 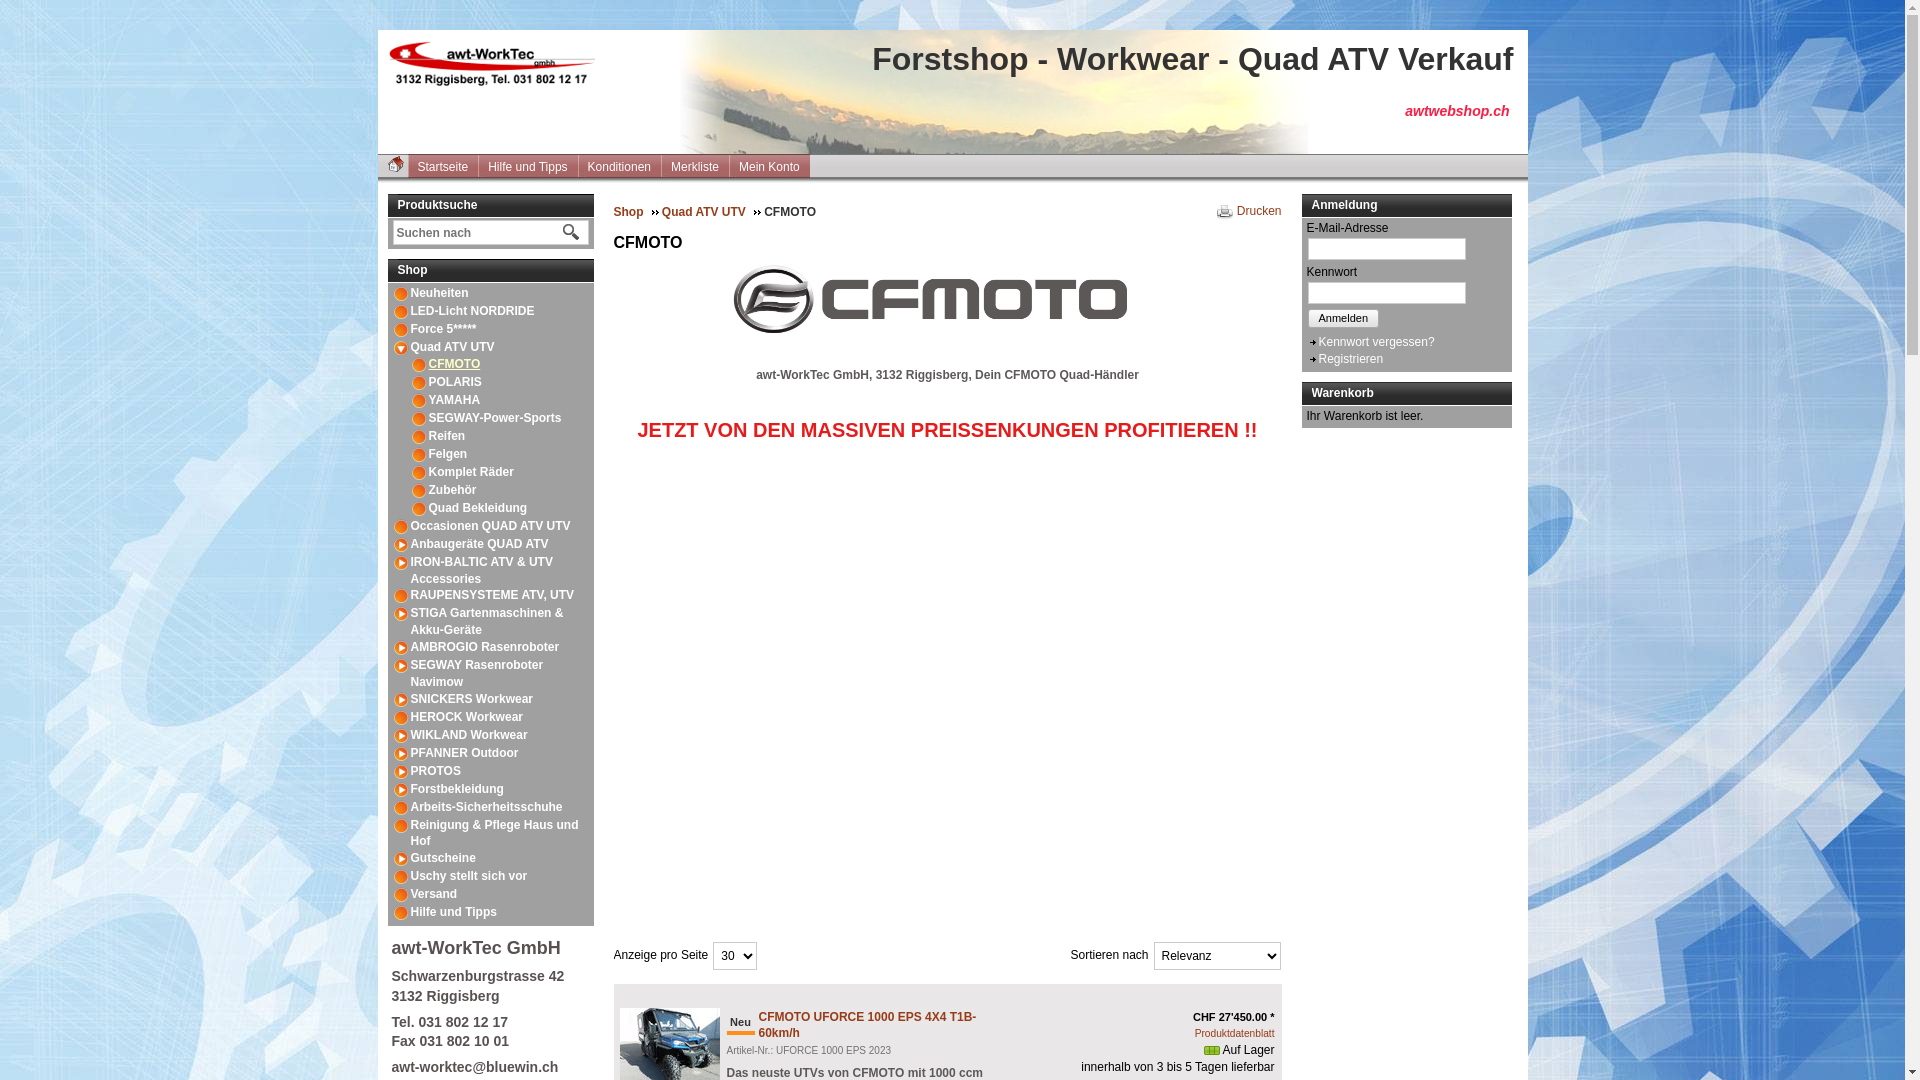 I want to click on 'Versand', so click(x=433, y=893).